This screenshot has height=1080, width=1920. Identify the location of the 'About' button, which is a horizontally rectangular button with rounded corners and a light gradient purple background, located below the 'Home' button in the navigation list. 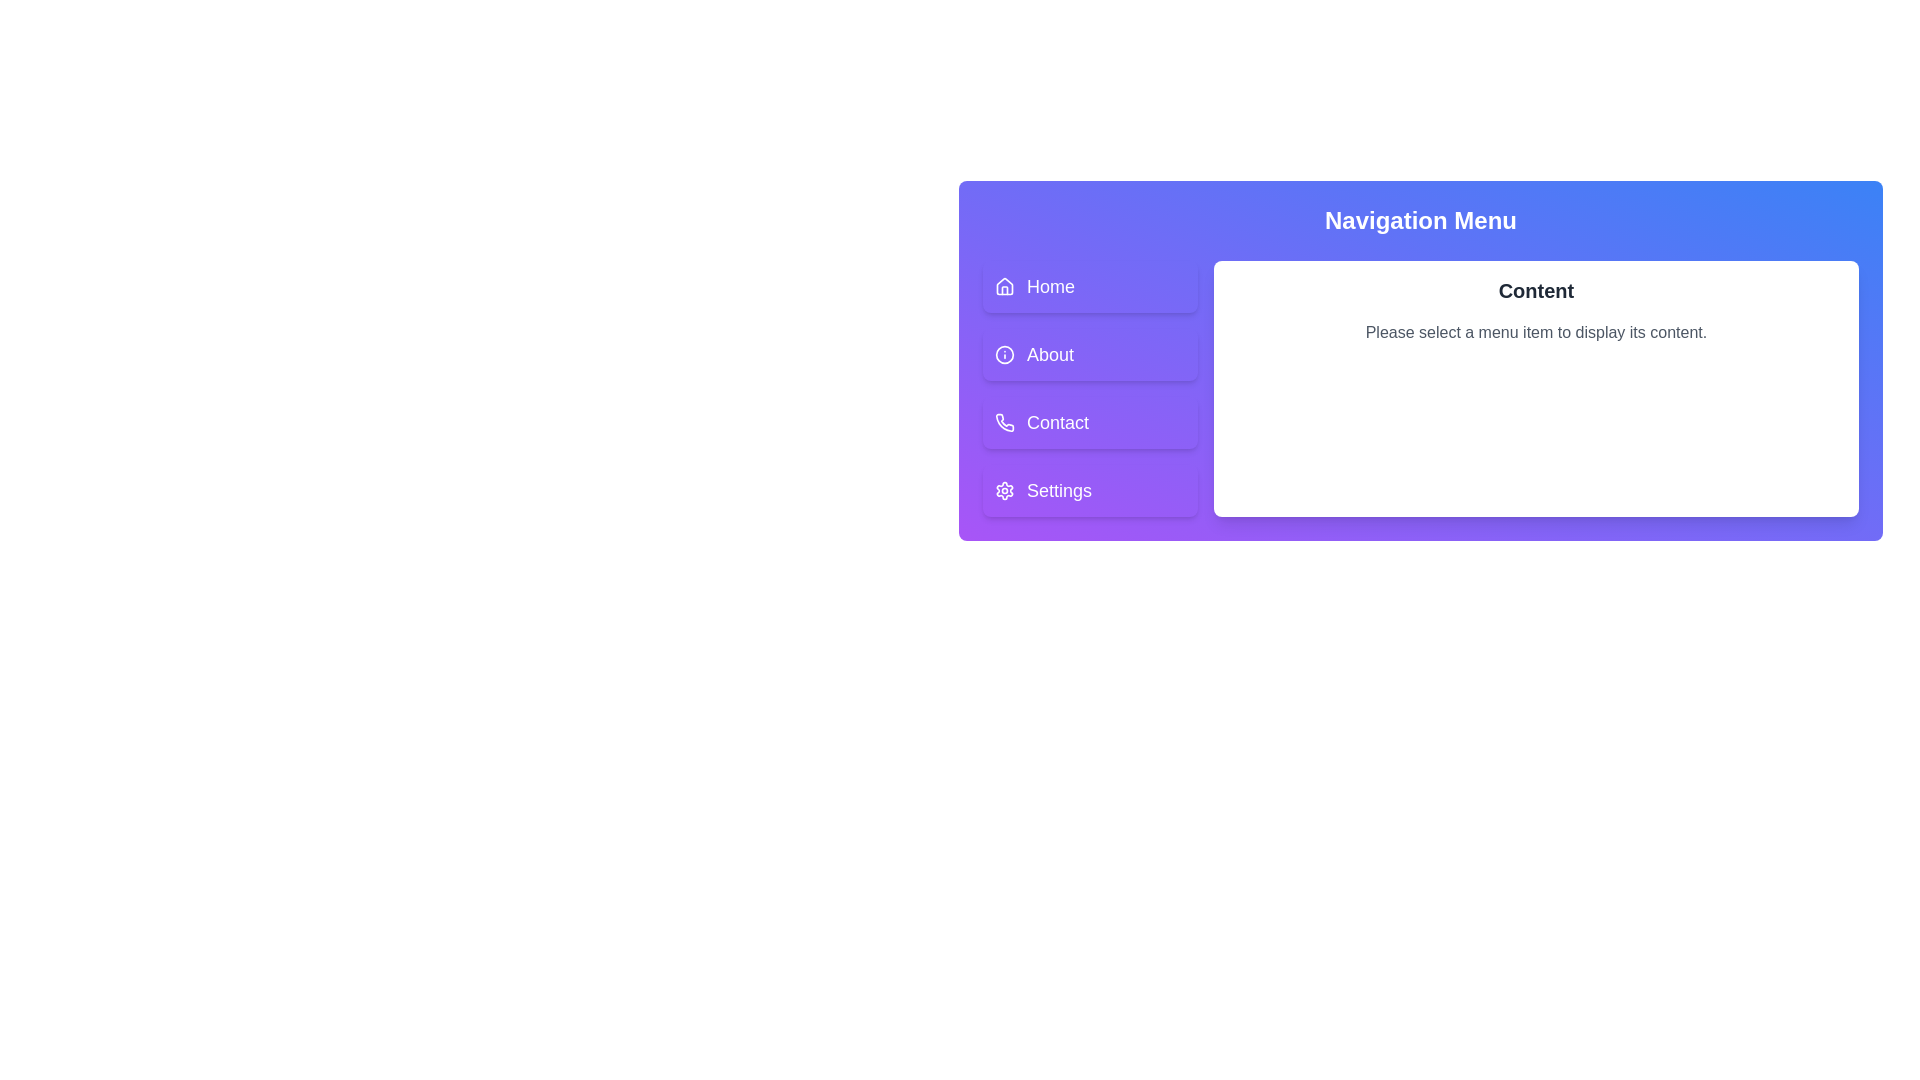
(1089, 353).